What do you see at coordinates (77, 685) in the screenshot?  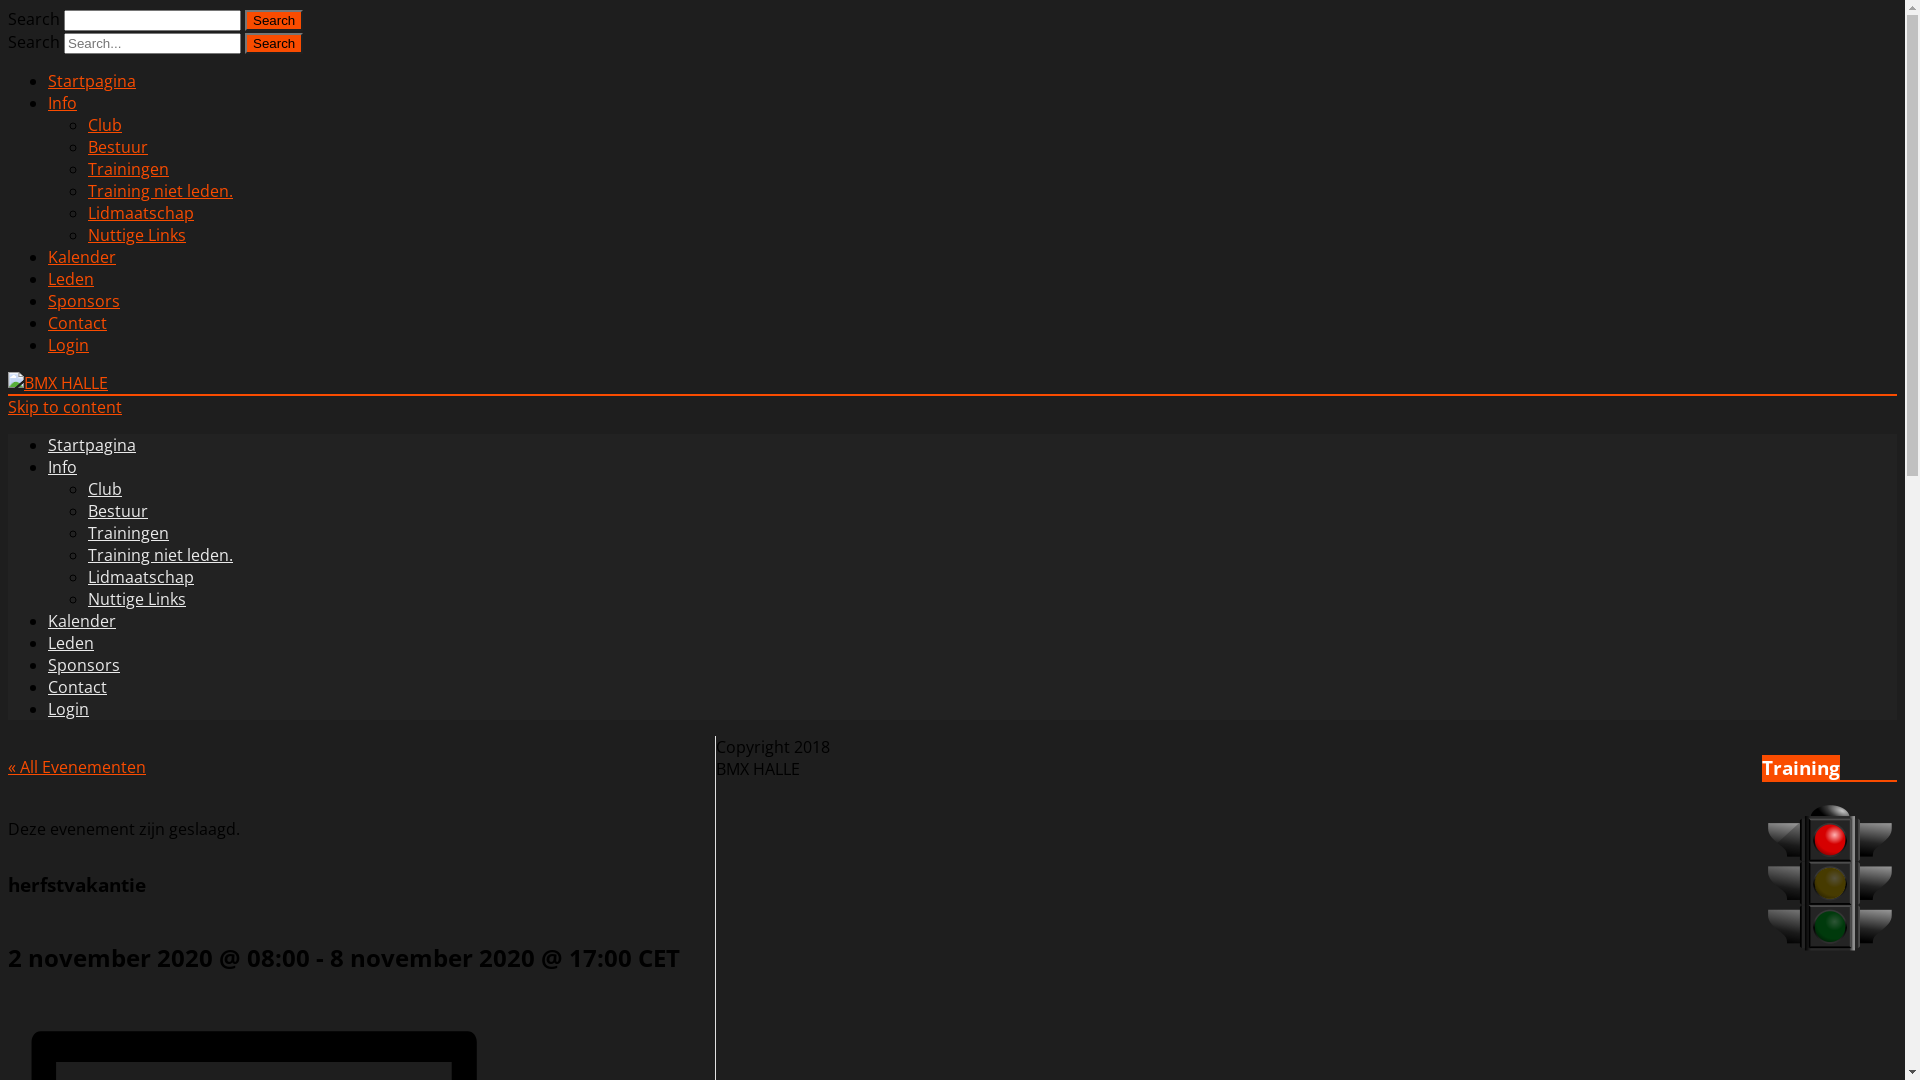 I see `'Contact'` at bounding box center [77, 685].